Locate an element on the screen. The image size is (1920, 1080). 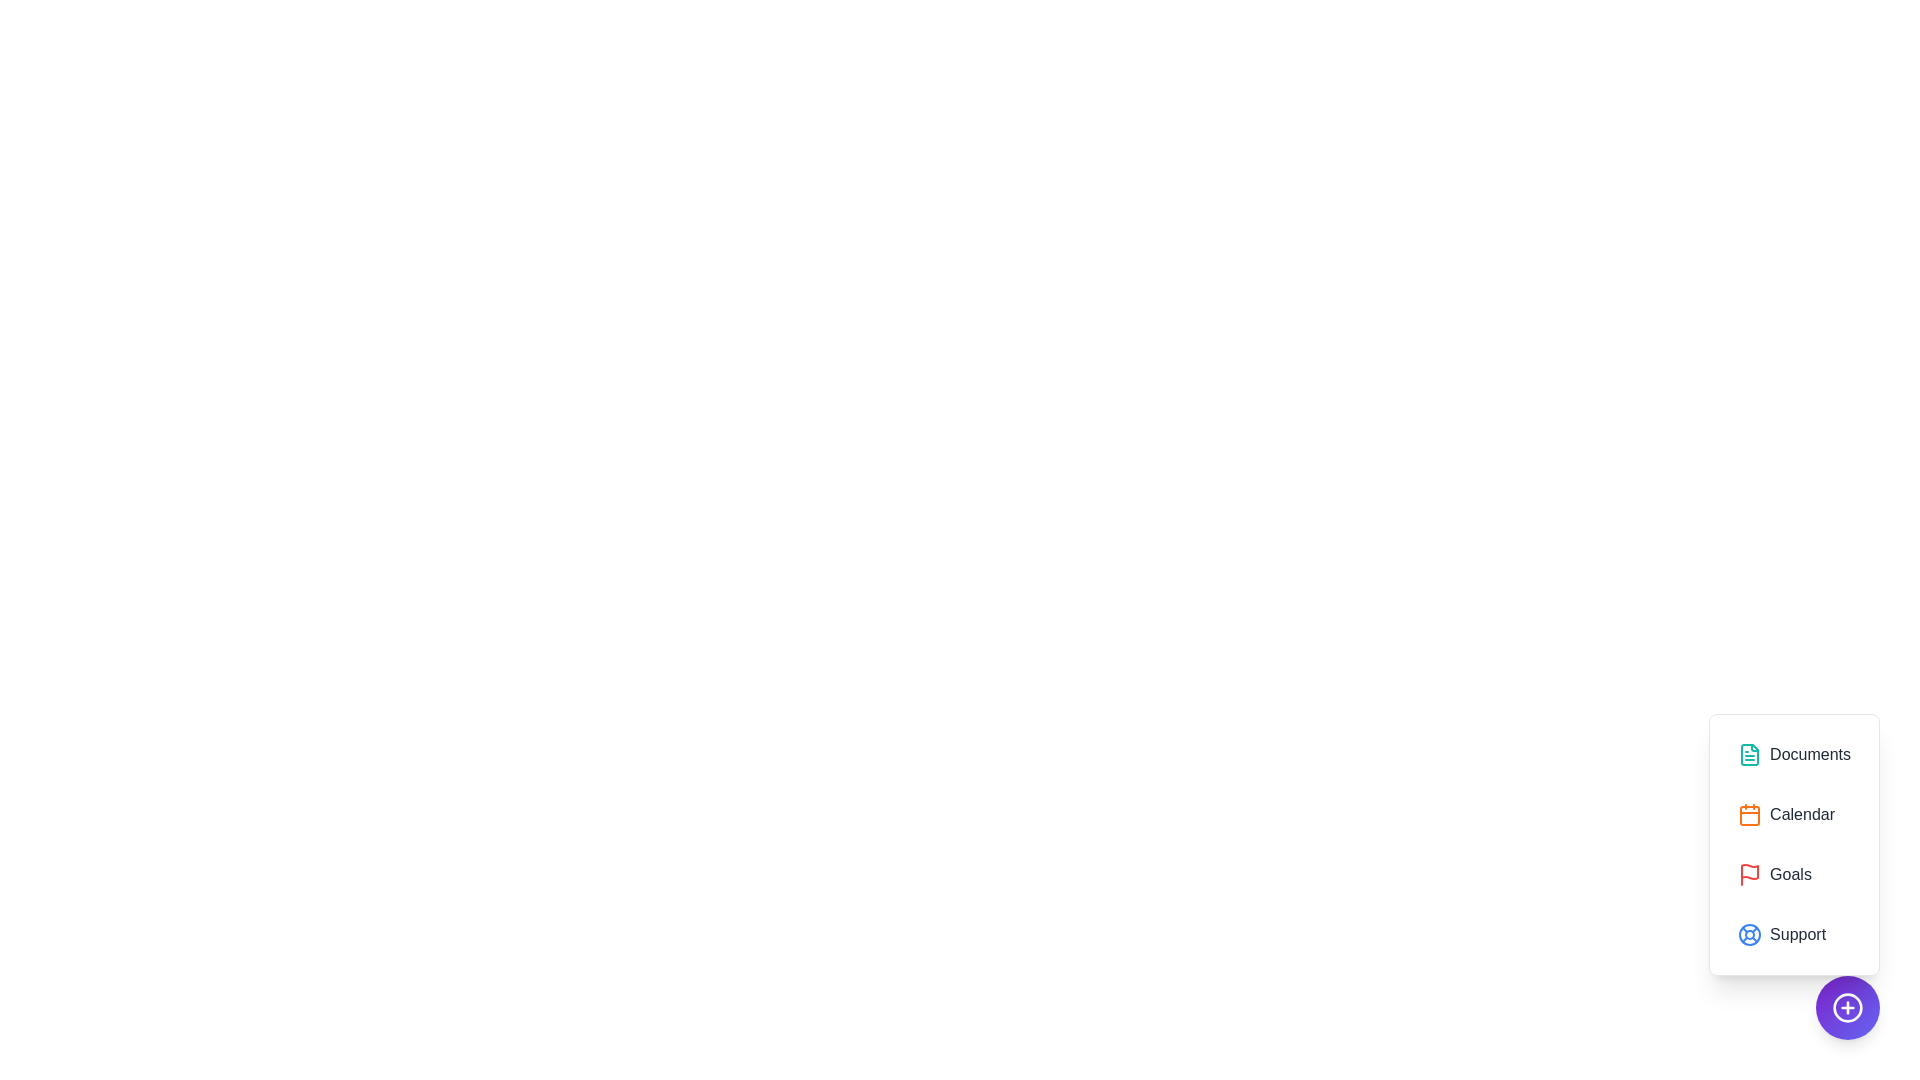
the Goals icon to interact with it is located at coordinates (1794, 874).